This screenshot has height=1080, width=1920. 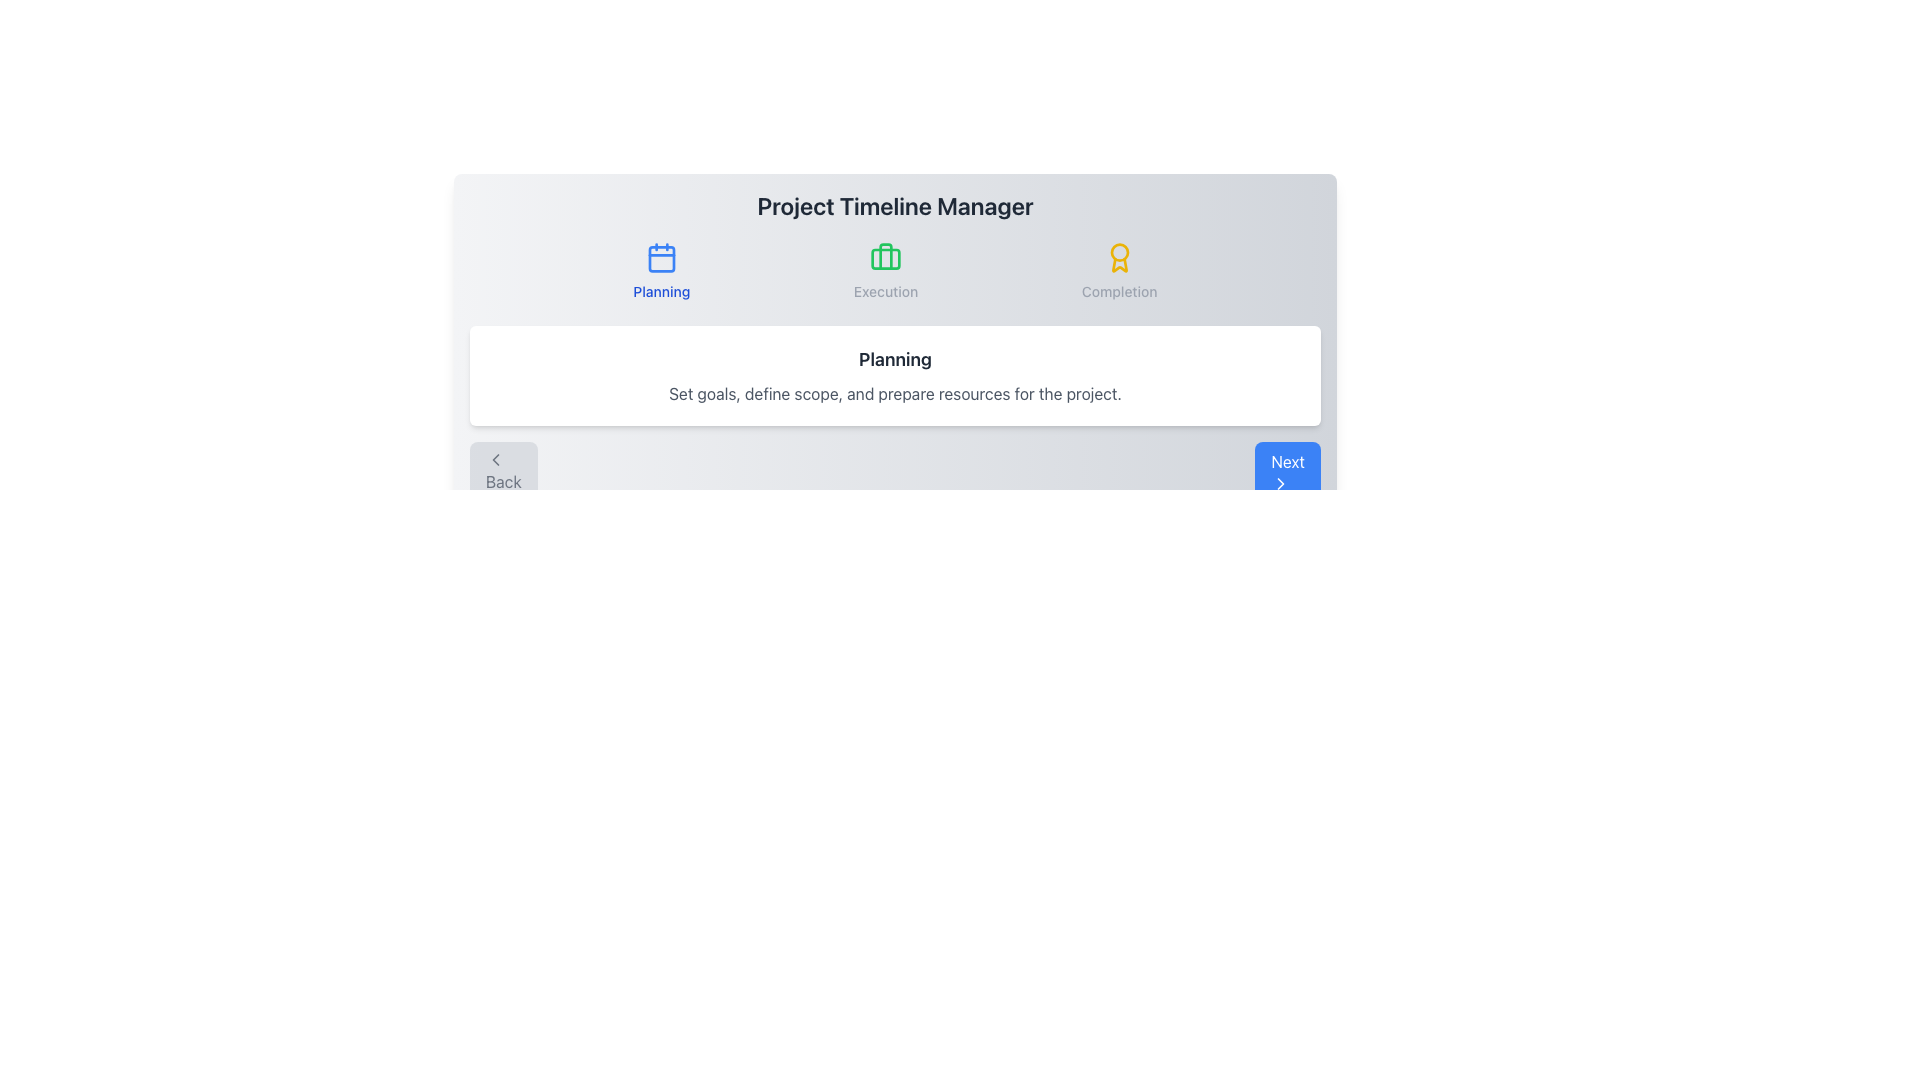 What do you see at coordinates (894, 345) in the screenshot?
I see `the text block that describes the 'Planning' phase to get more details about its objectives and scope` at bounding box center [894, 345].